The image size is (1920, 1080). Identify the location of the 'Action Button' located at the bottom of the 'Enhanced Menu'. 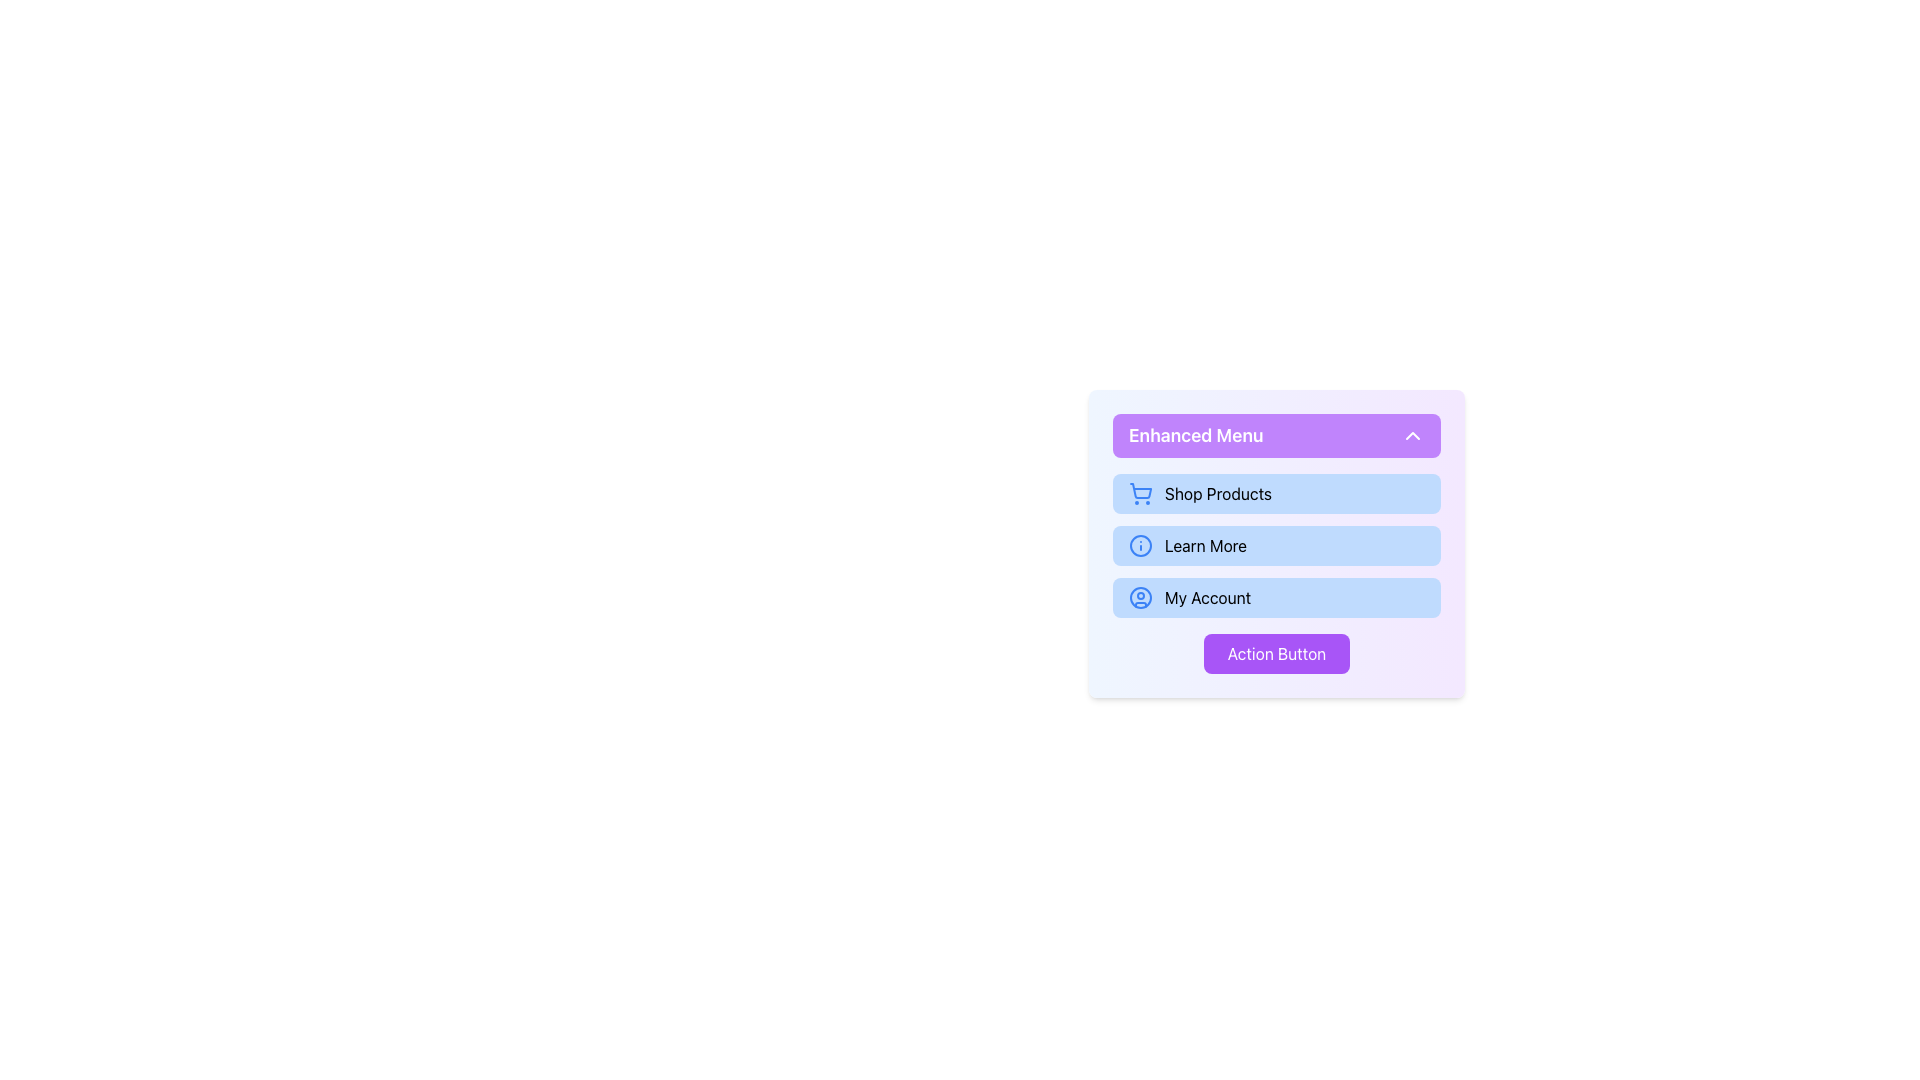
(1275, 654).